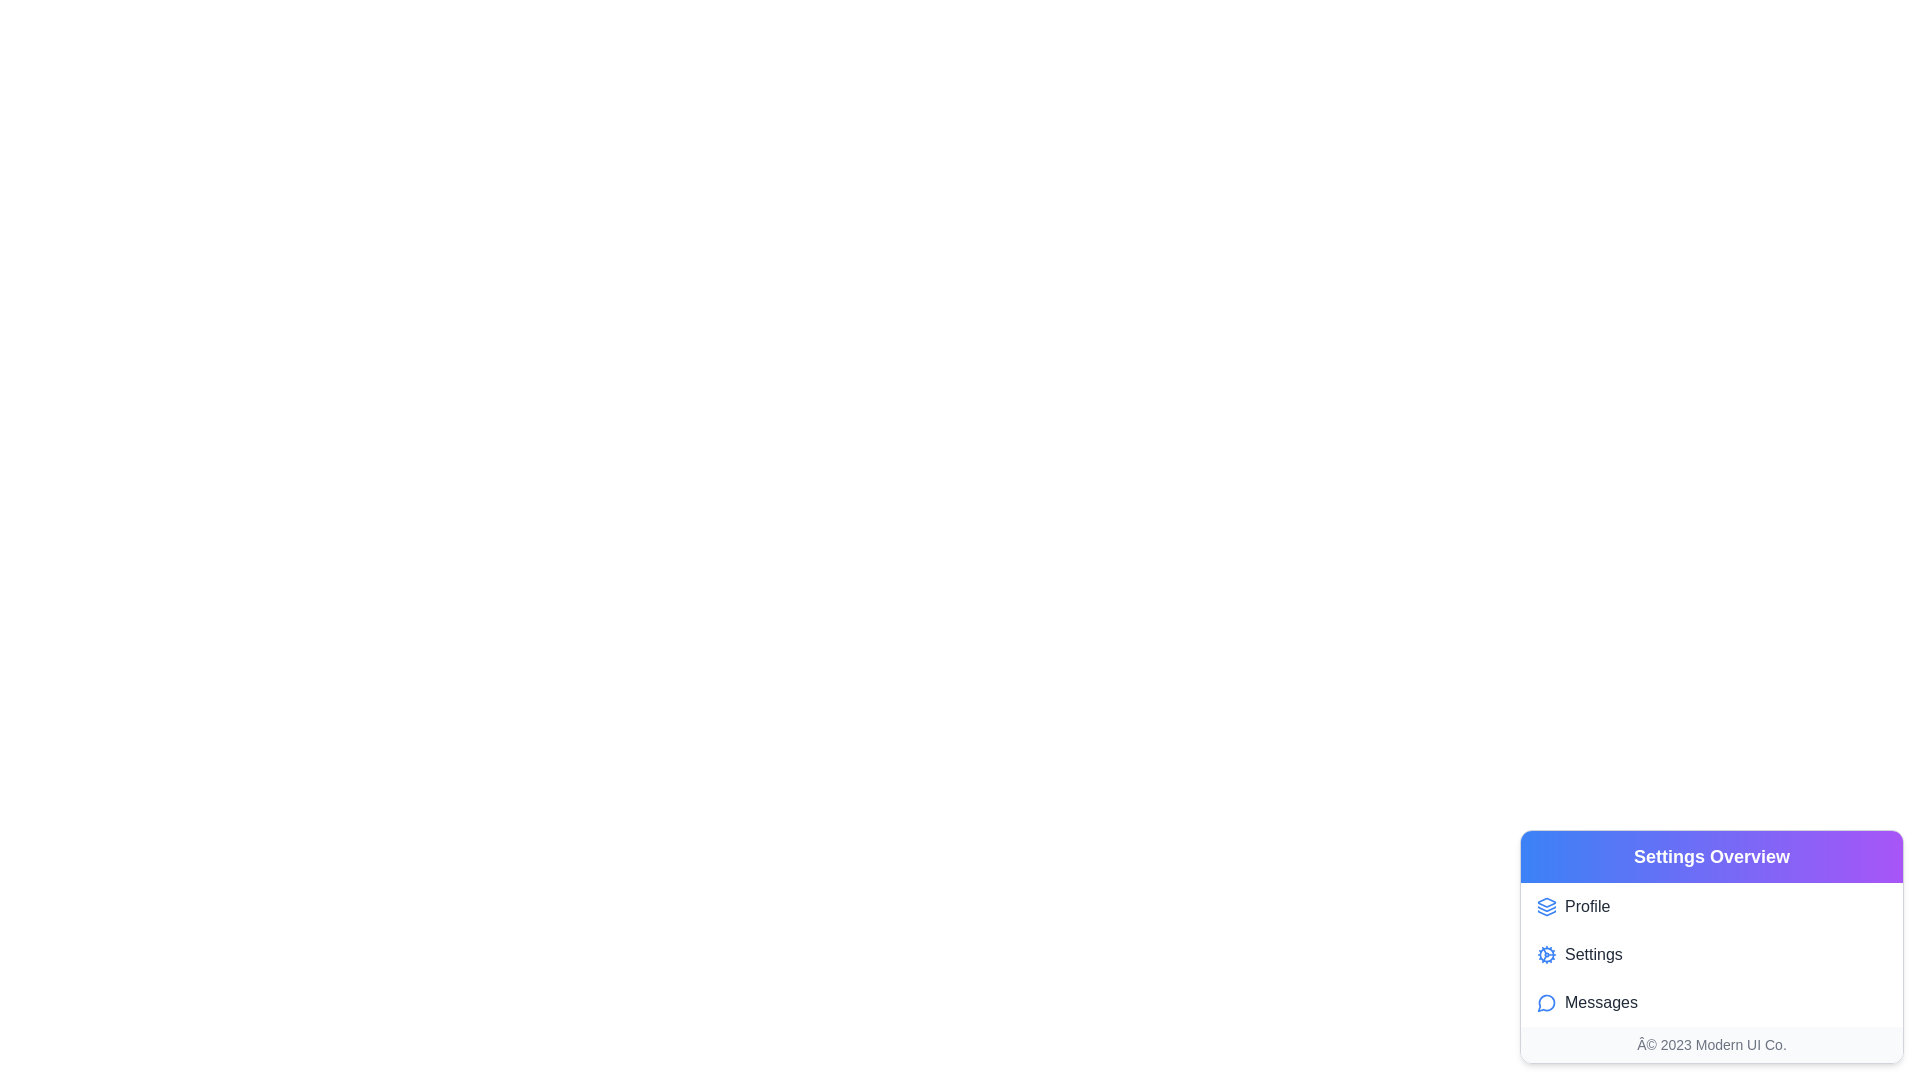 This screenshot has width=1920, height=1080. I want to click on the List with selectable items that includes 'Profile', 'Settings', and 'Messages' located beneath the 'Settings Overview' banner, so click(1711, 954).